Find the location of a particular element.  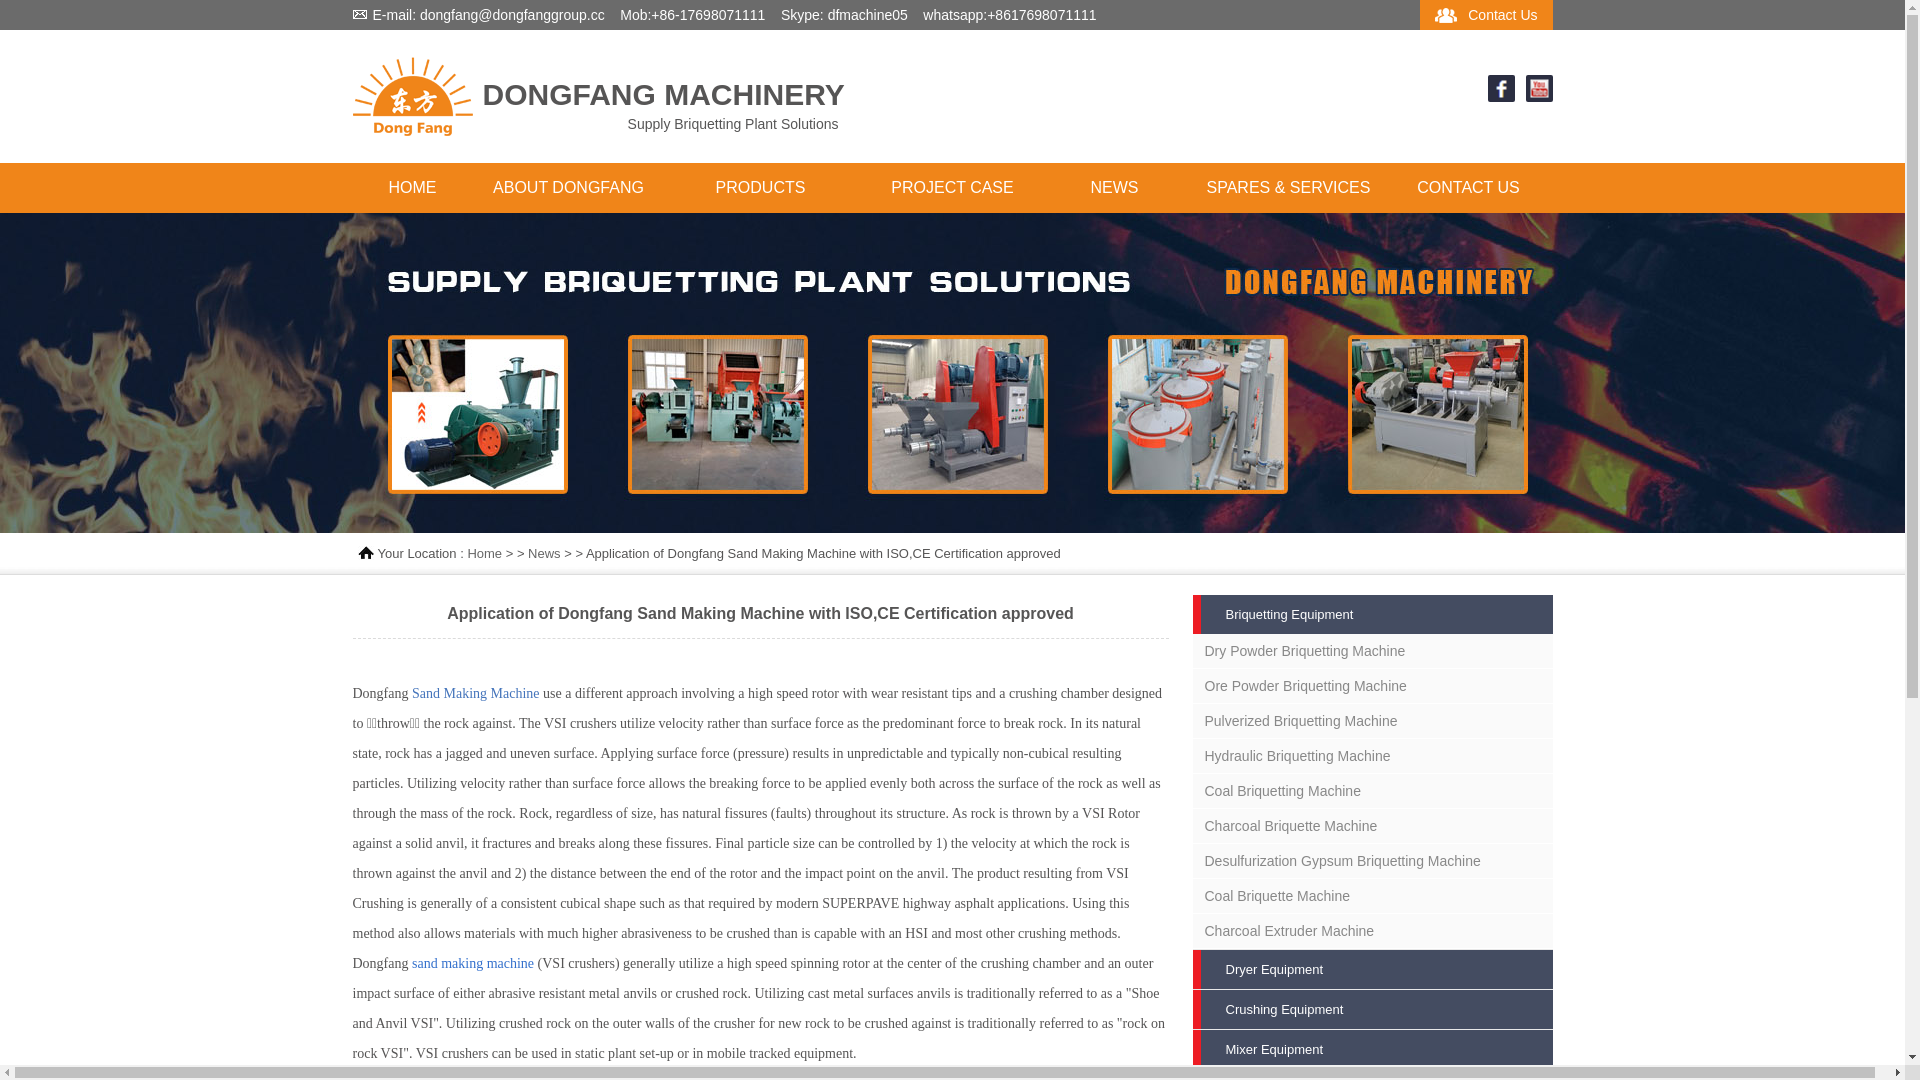

'Sand Making Machine' is located at coordinates (411, 692).